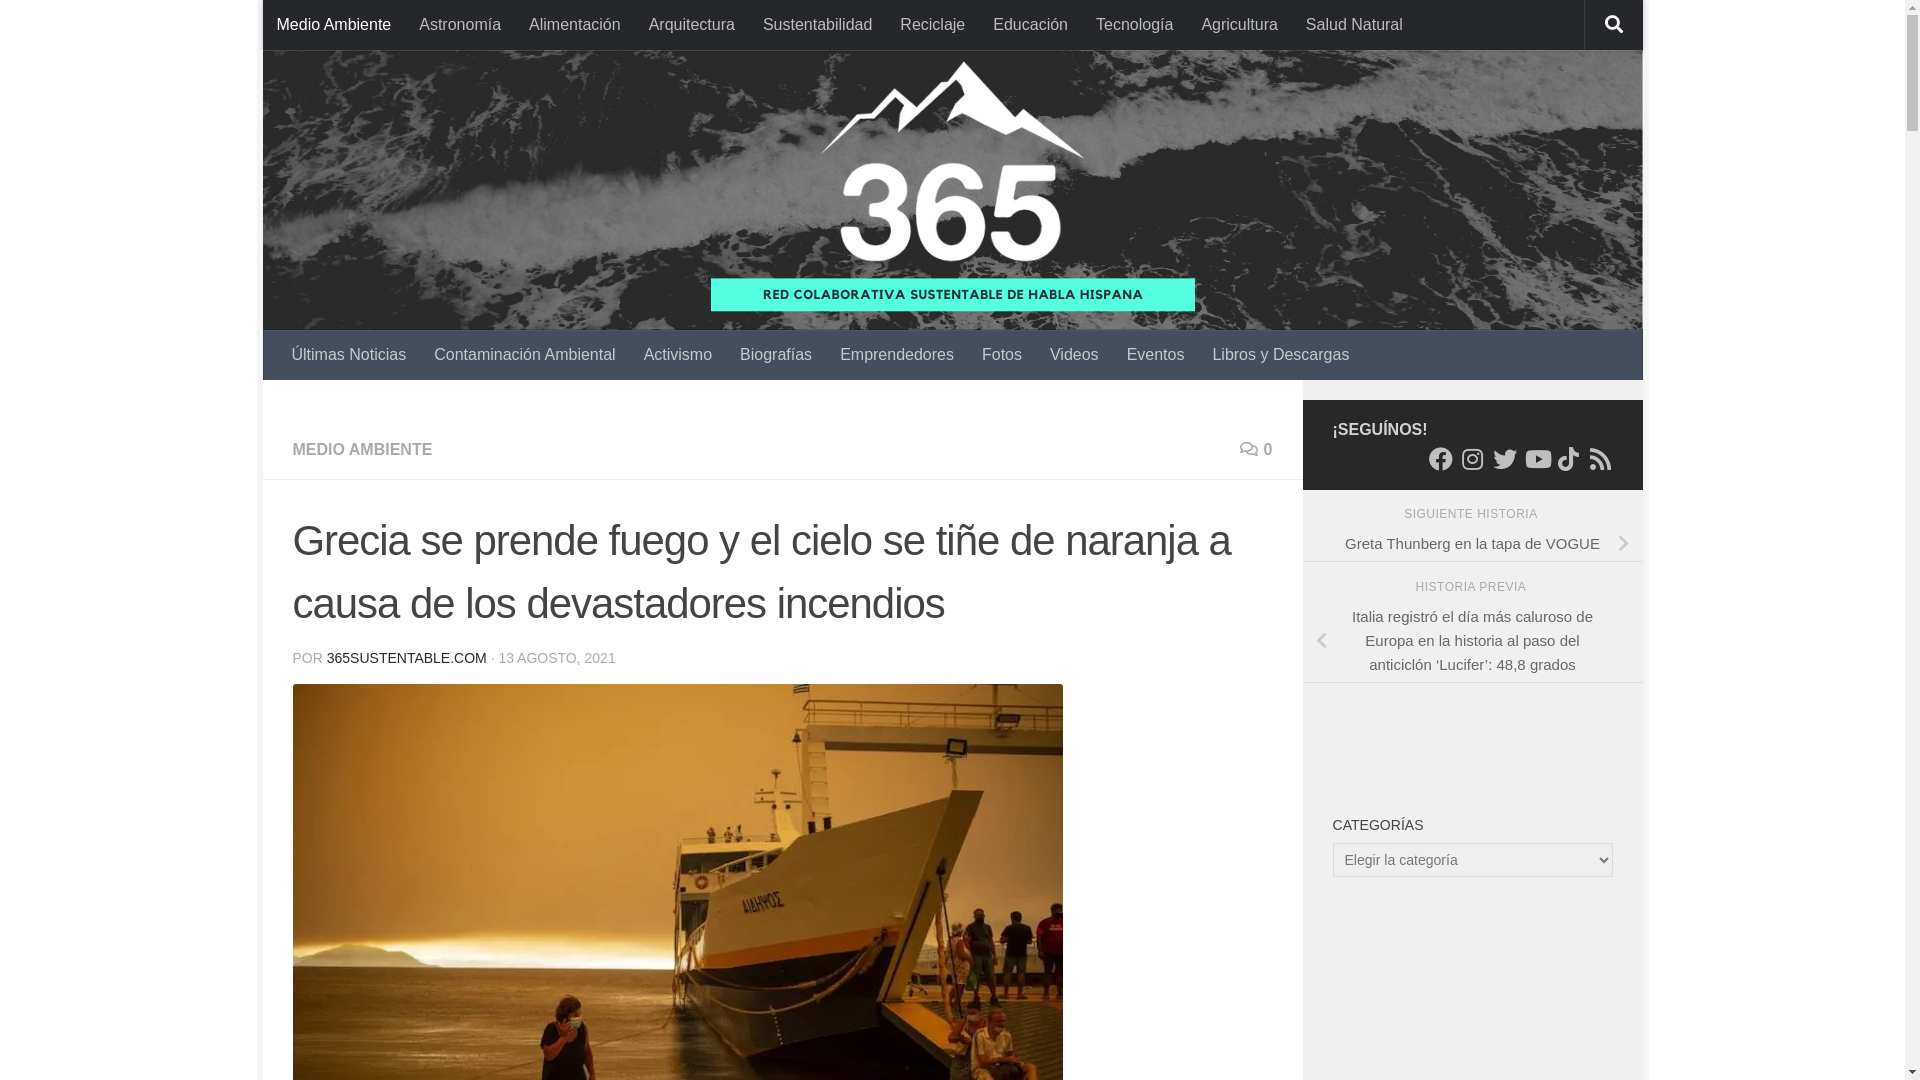  Describe the element at coordinates (406, 658) in the screenshot. I see `'365SUSTENTABLE.COM'` at that location.